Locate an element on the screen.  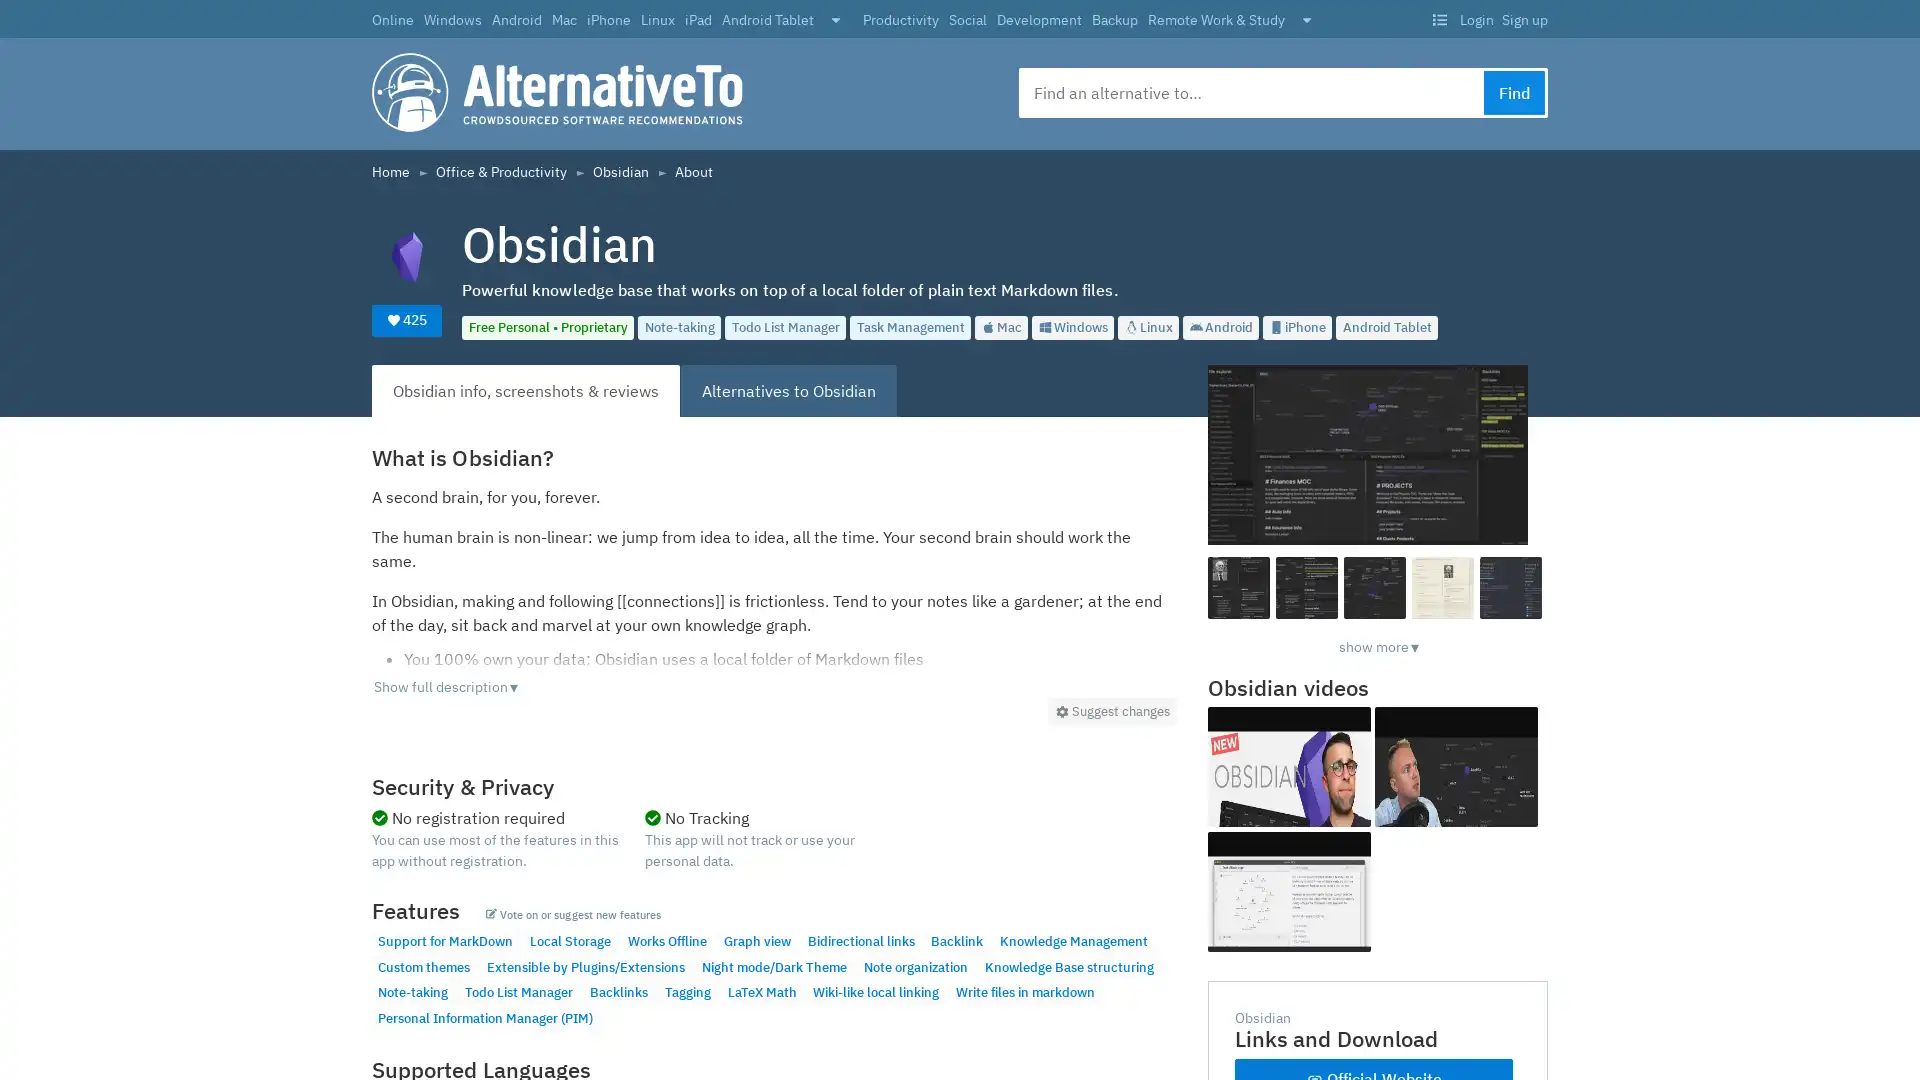
Show all platforms is located at coordinates (835, 21).